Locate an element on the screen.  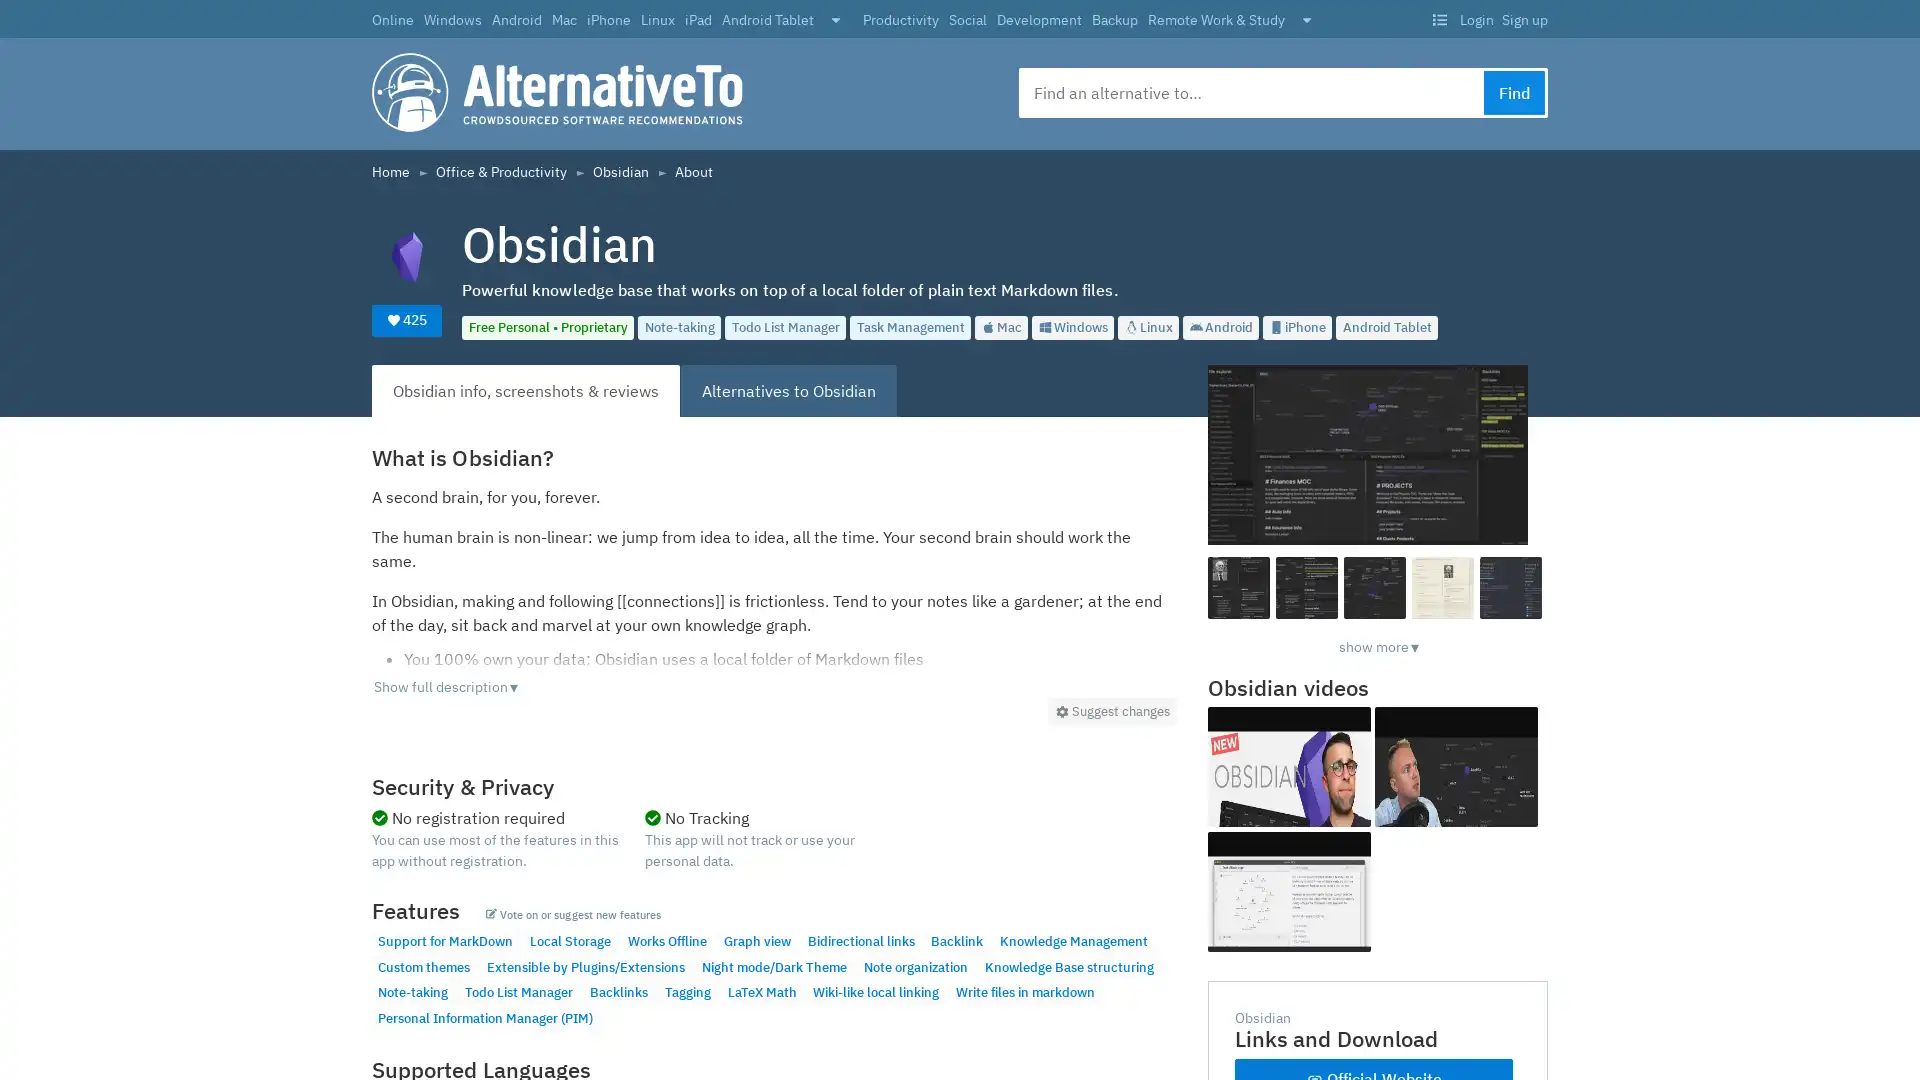
Show all platforms is located at coordinates (835, 21).